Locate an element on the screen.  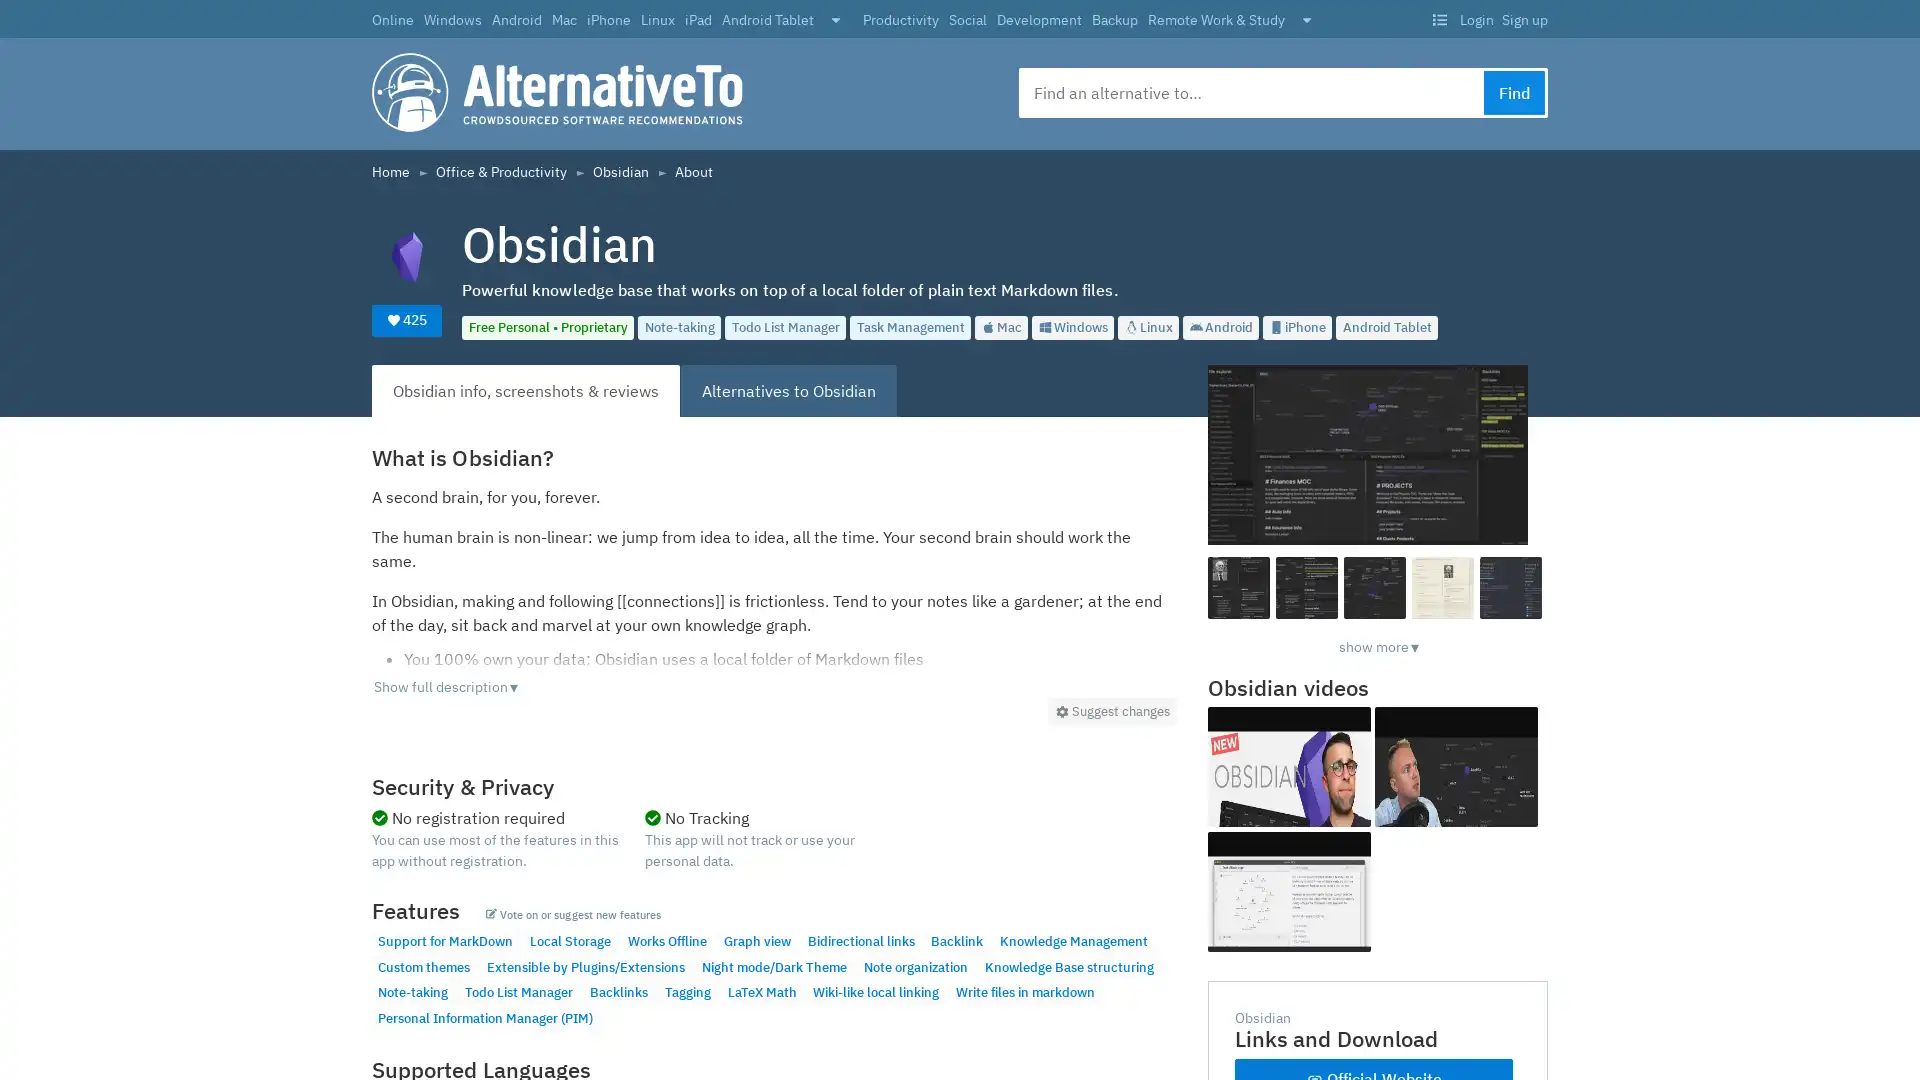
Show all platforms is located at coordinates (835, 21).